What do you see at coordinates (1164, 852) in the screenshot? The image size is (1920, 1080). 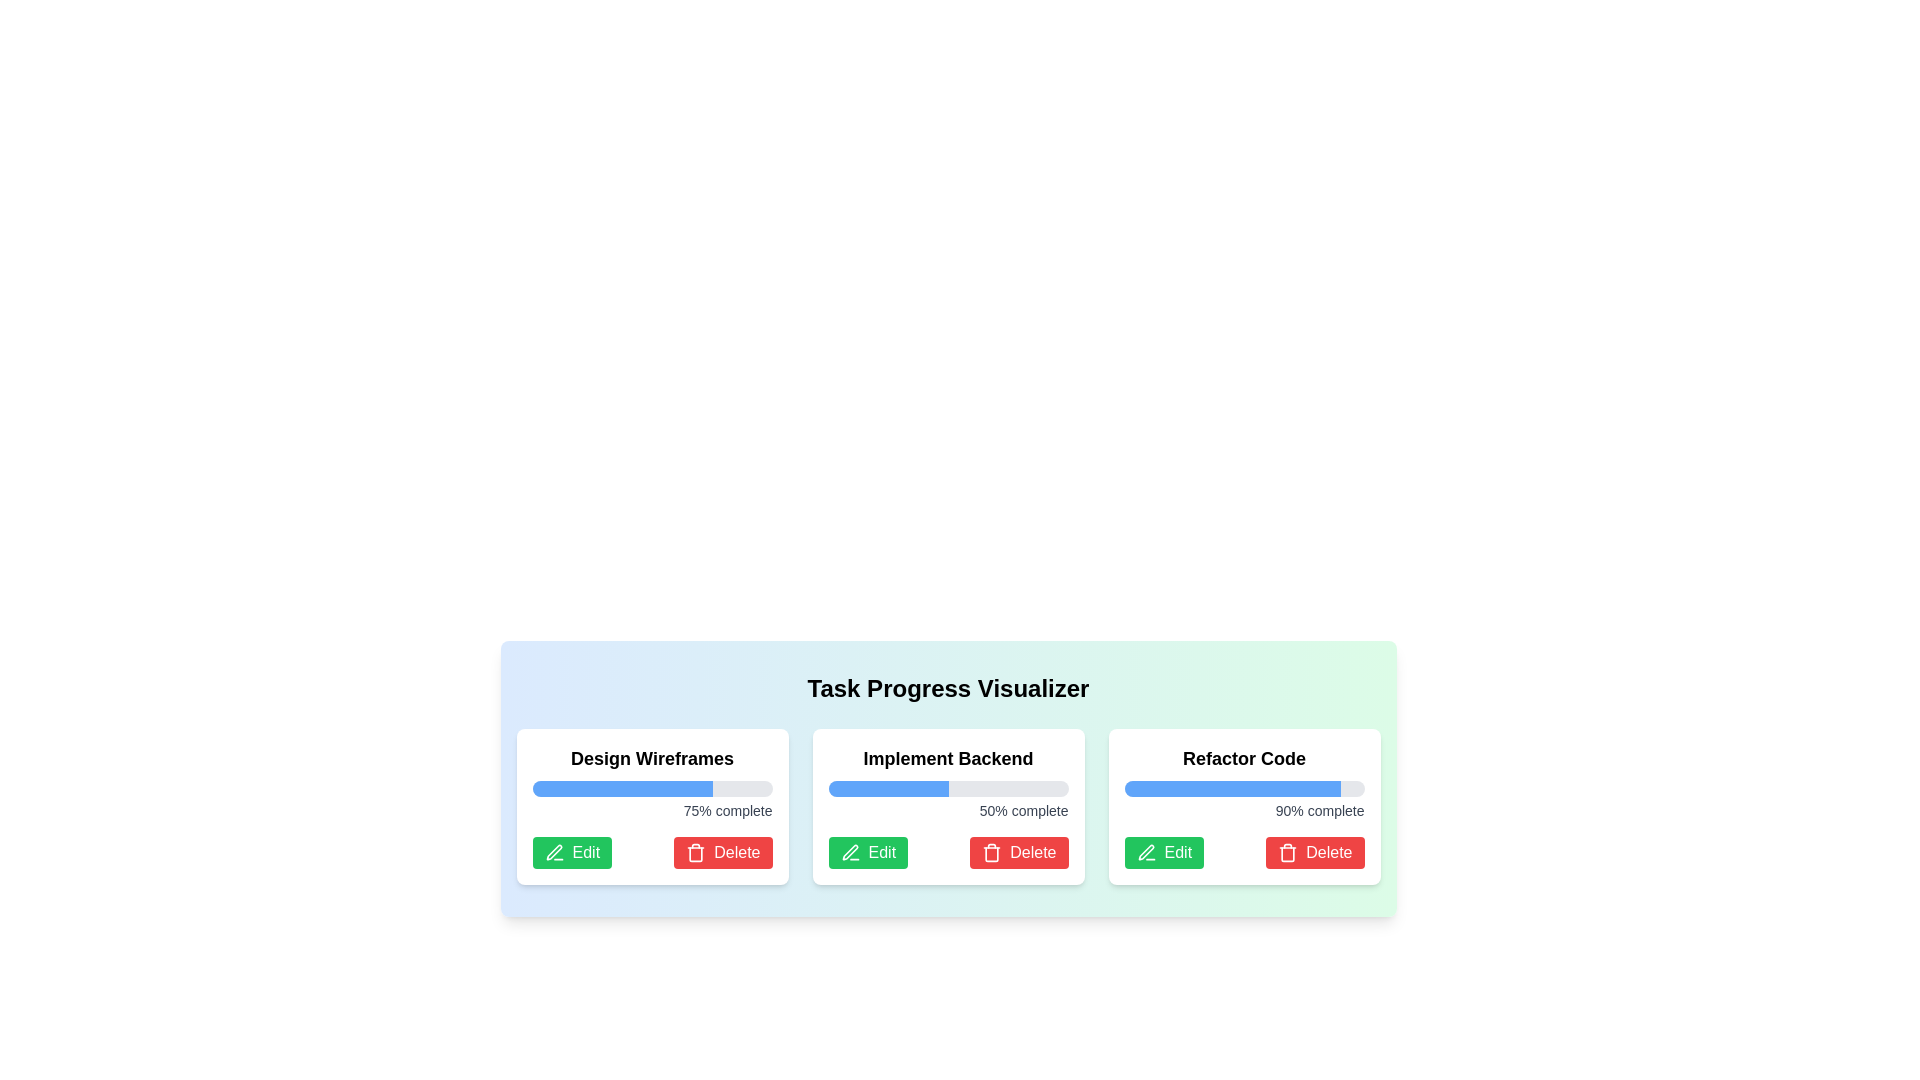 I see `the green 'Edit' button with a white pen icon located to the left of the 'Delete' button in the 'Refactor Code' task card` at bounding box center [1164, 852].